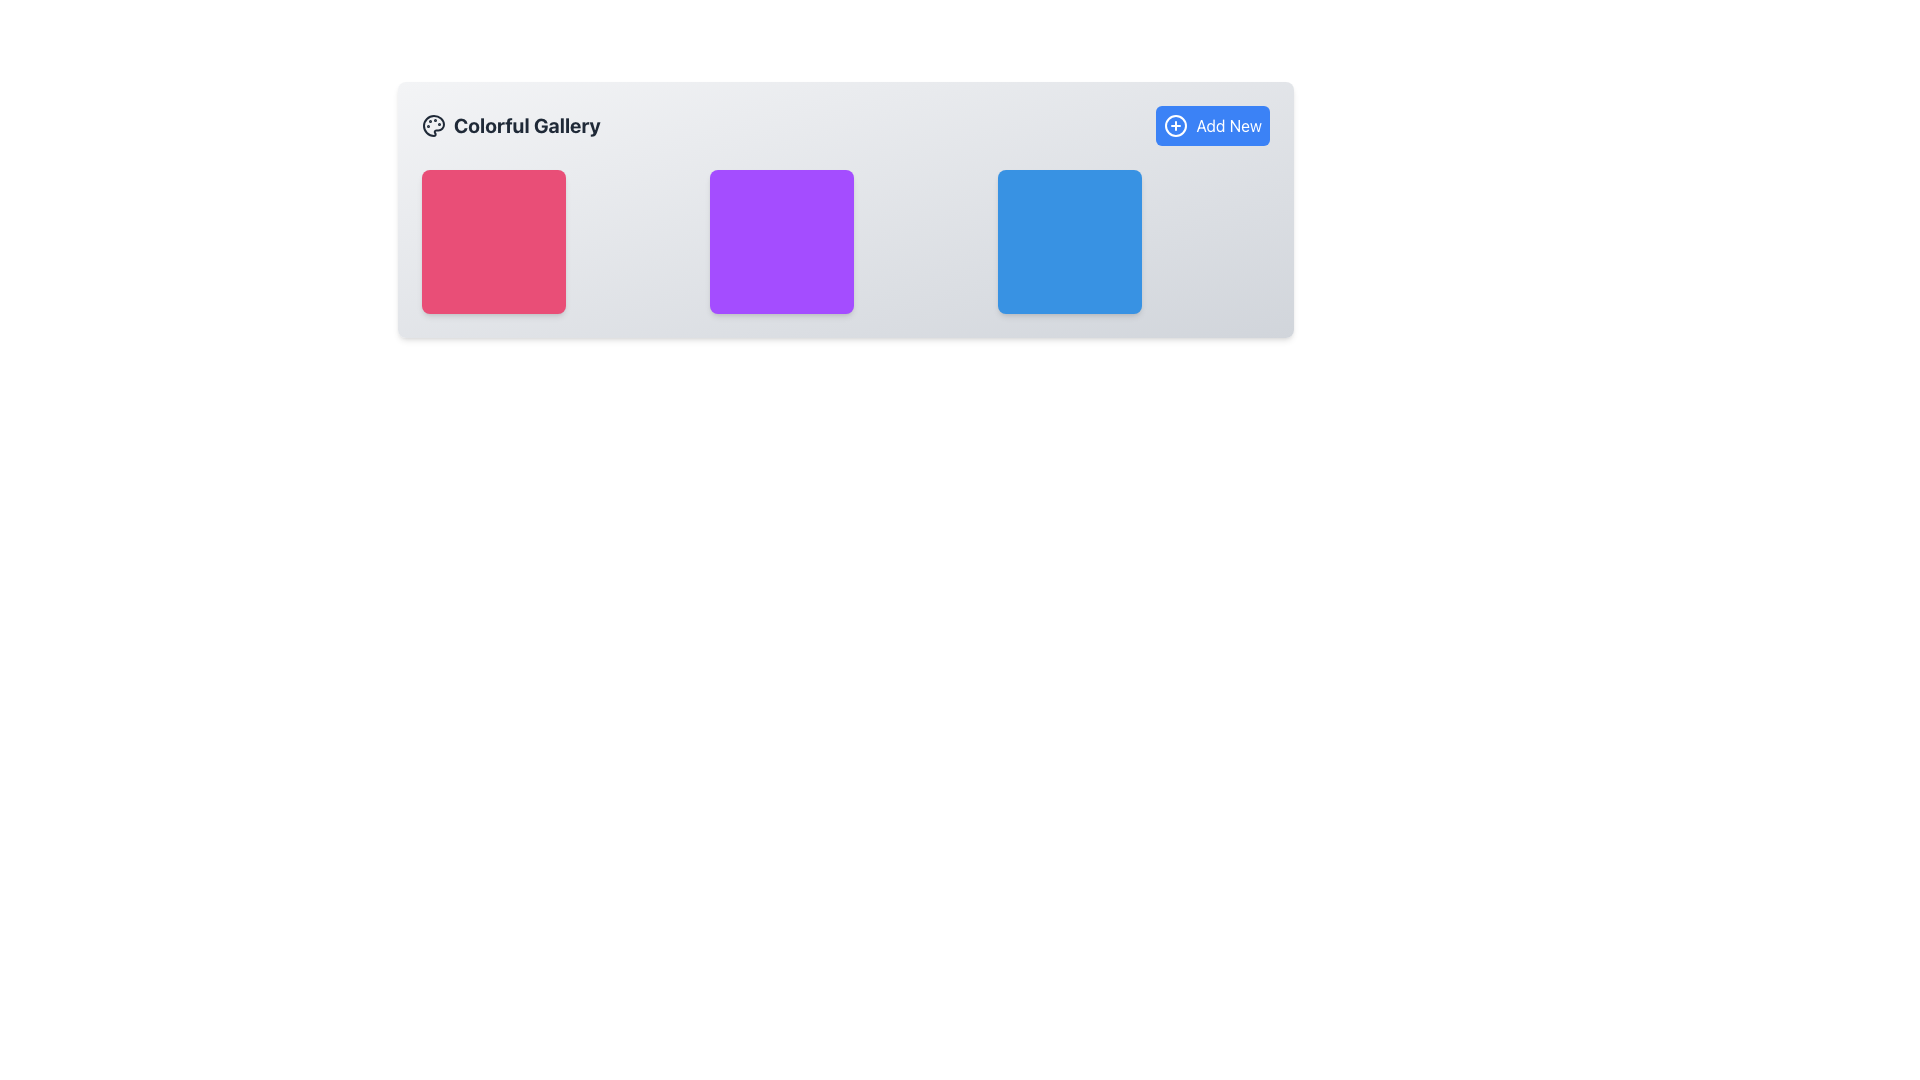  What do you see at coordinates (494, 241) in the screenshot?
I see `the first pink square in the 'Colorful Gallery' section, which serves as a decorative block` at bounding box center [494, 241].